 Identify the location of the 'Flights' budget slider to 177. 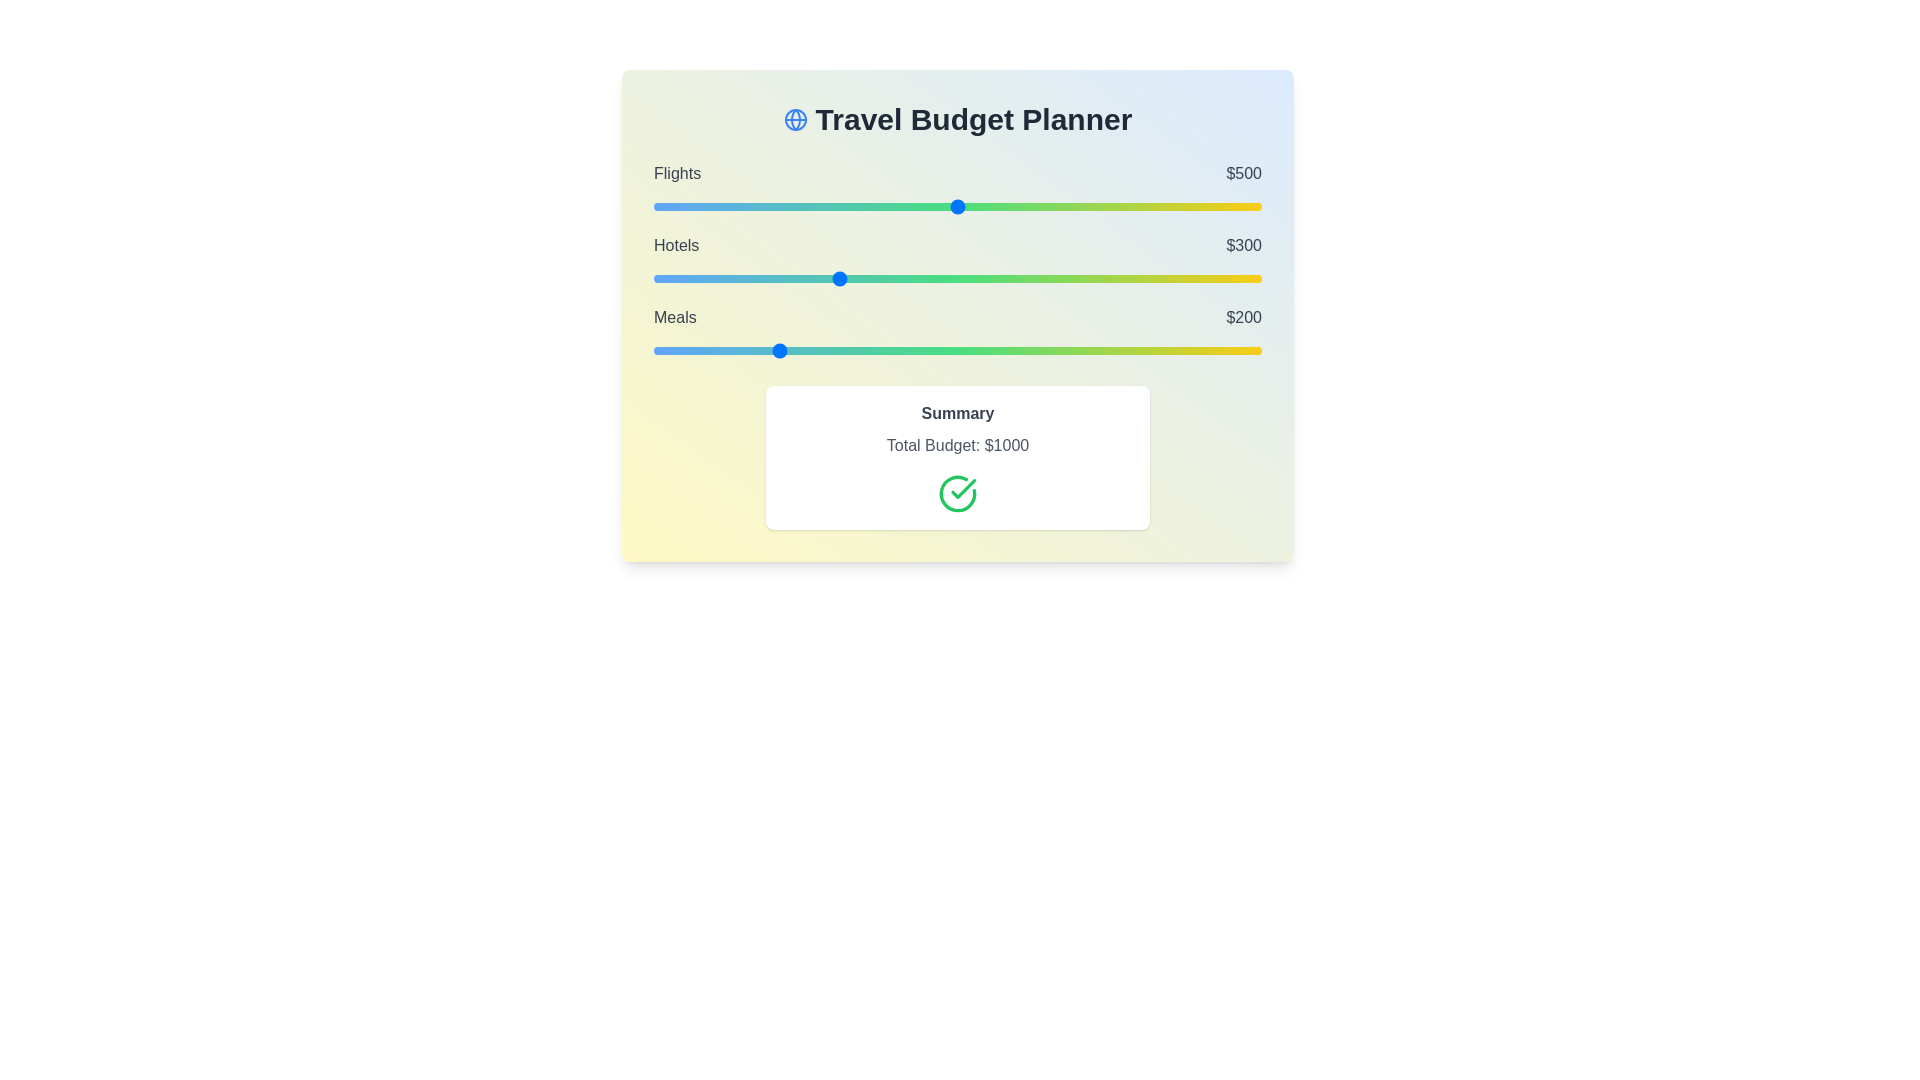
(760, 207).